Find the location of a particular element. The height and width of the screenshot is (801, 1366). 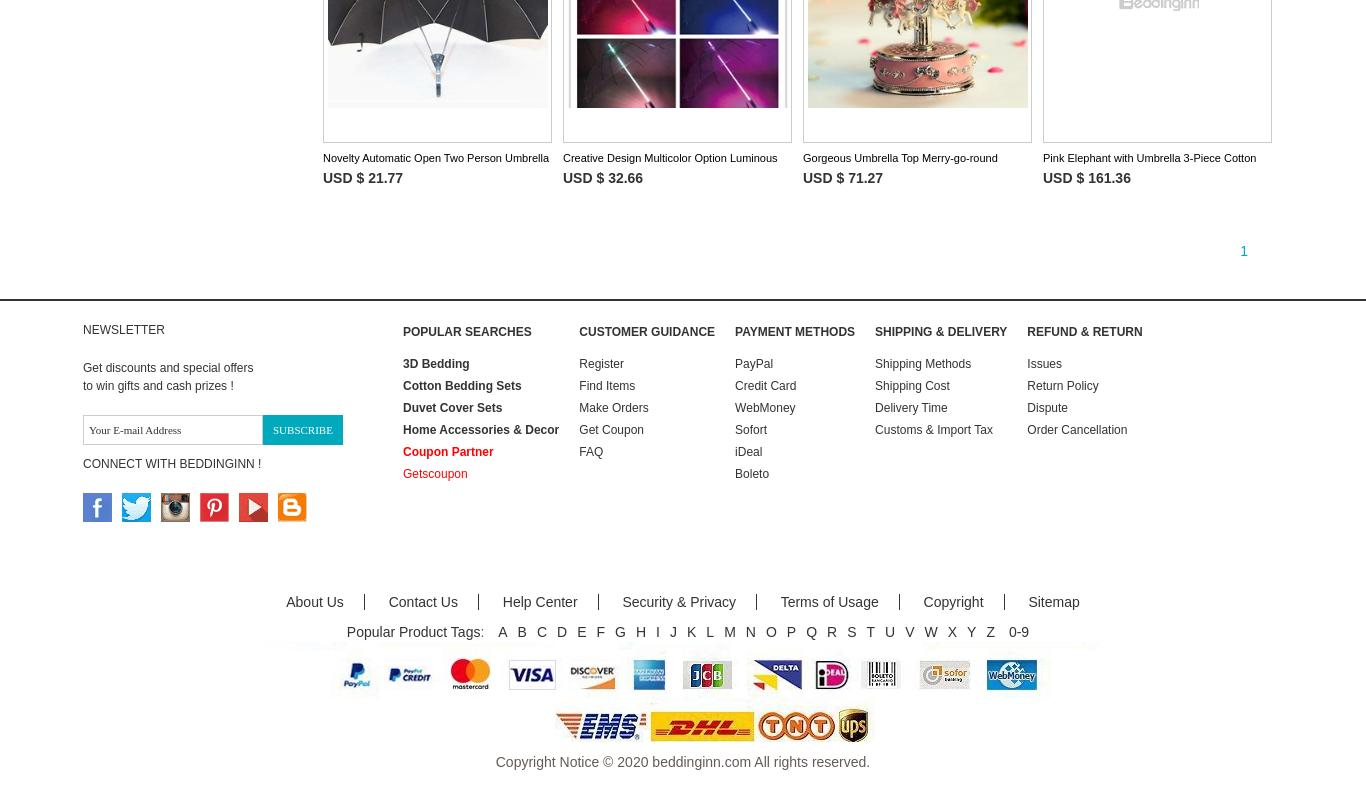

'Issues' is located at coordinates (1043, 362).